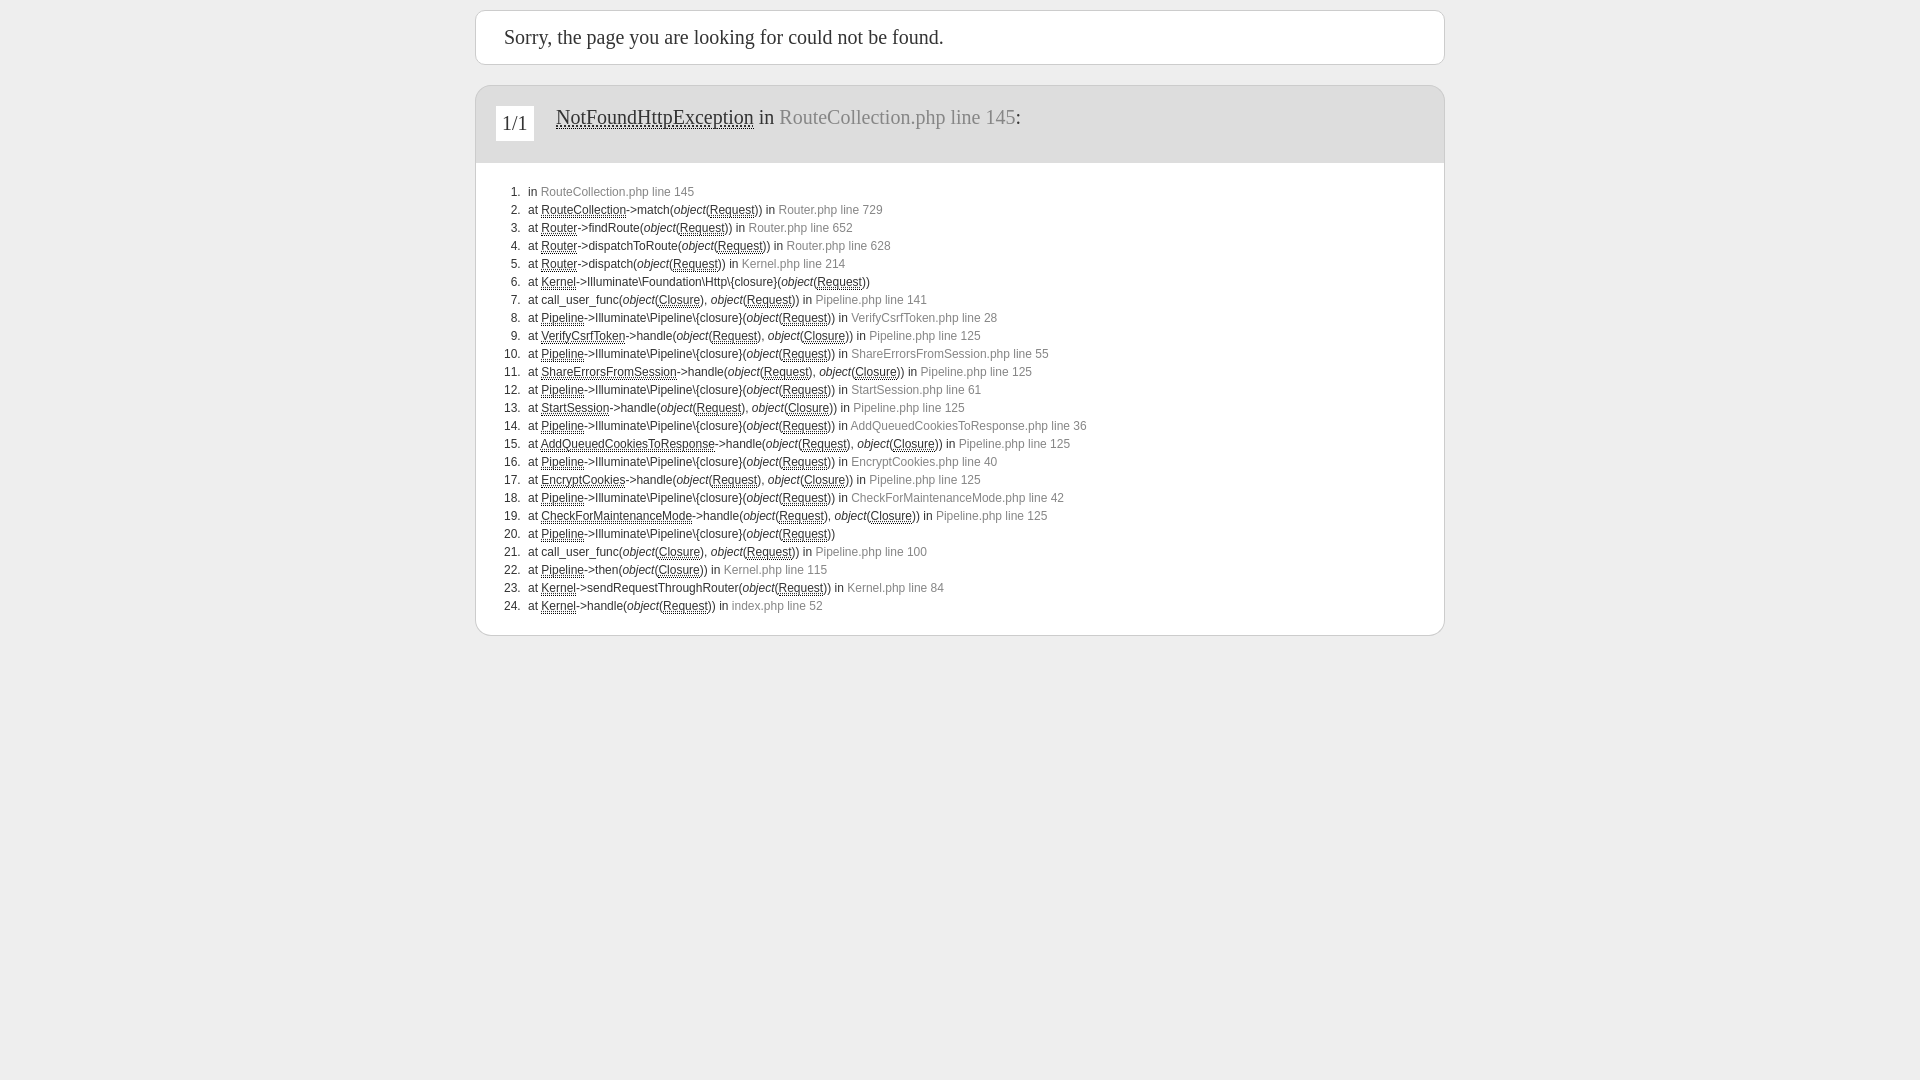 This screenshot has height=1080, width=1920. Describe the element at coordinates (792, 262) in the screenshot. I see `'Kernel.php line 214'` at that location.